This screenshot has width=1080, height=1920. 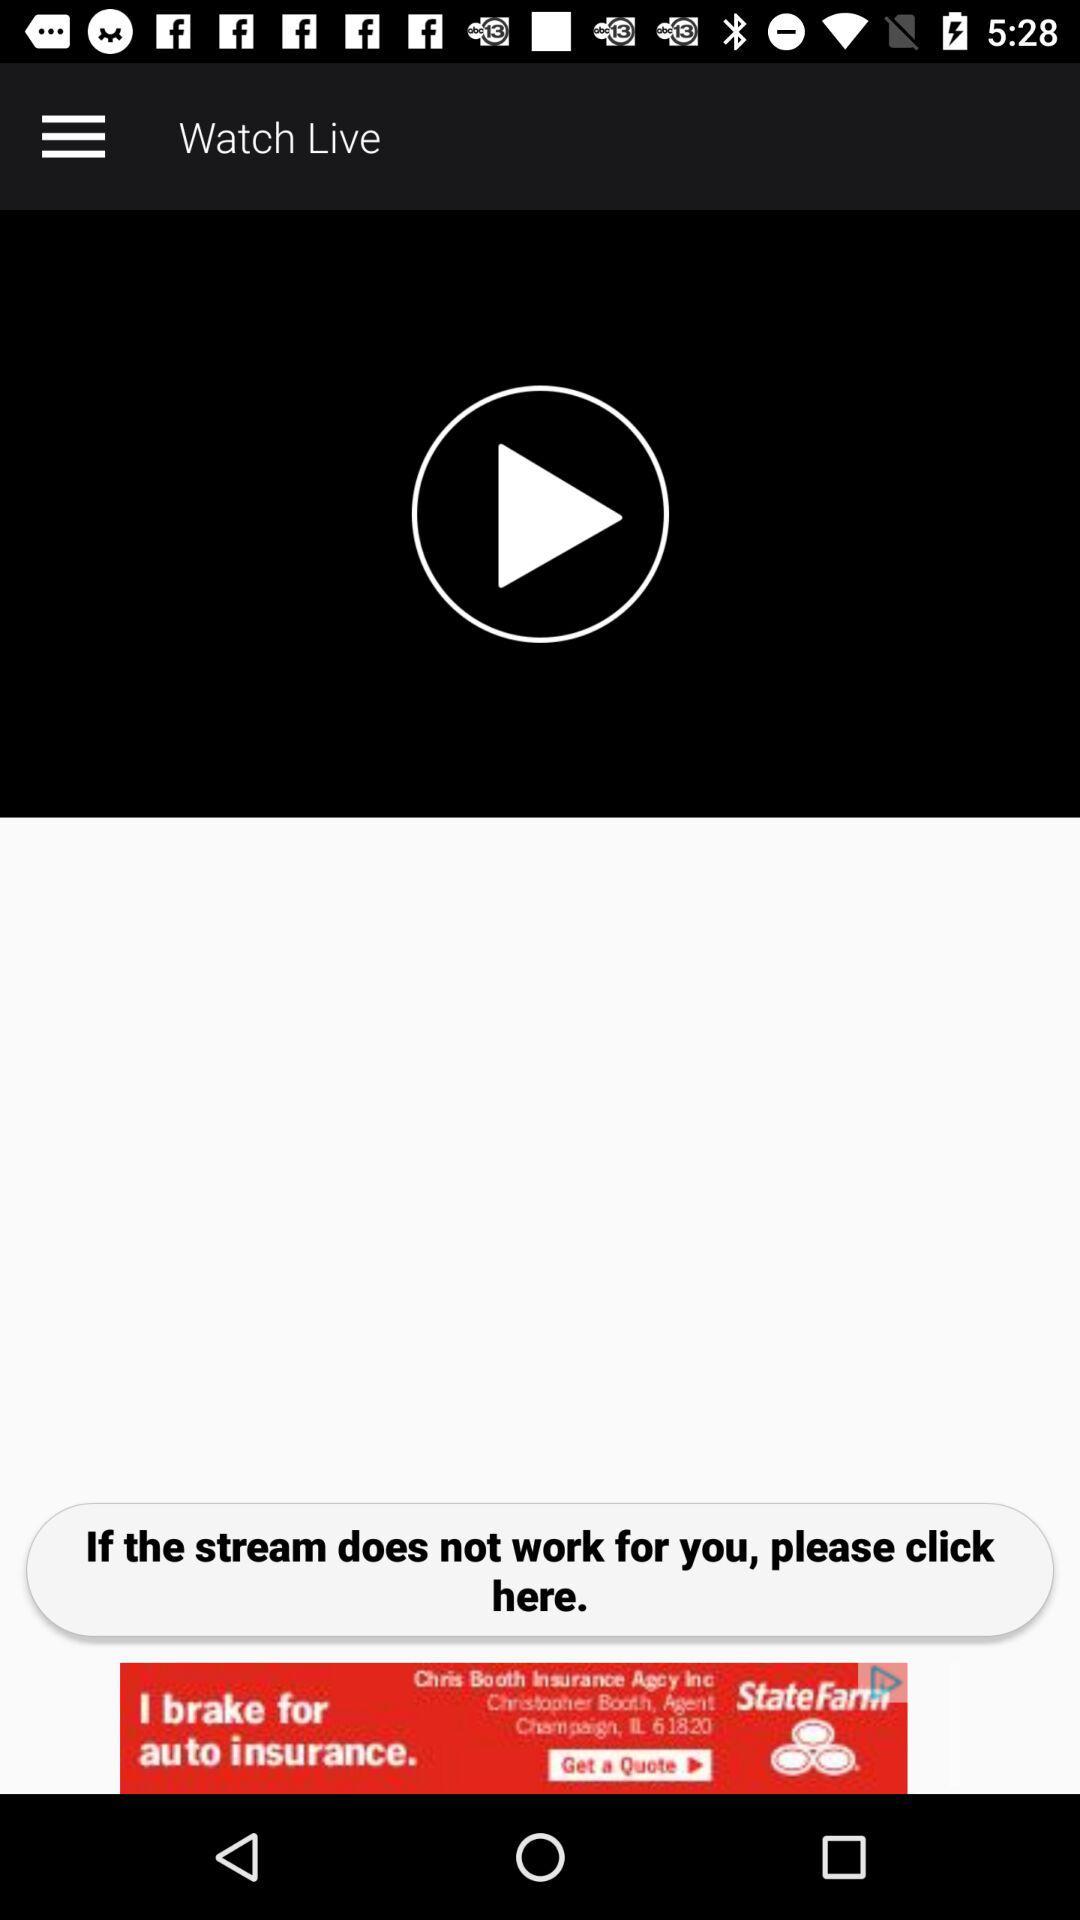 I want to click on more tools, so click(x=72, y=135).